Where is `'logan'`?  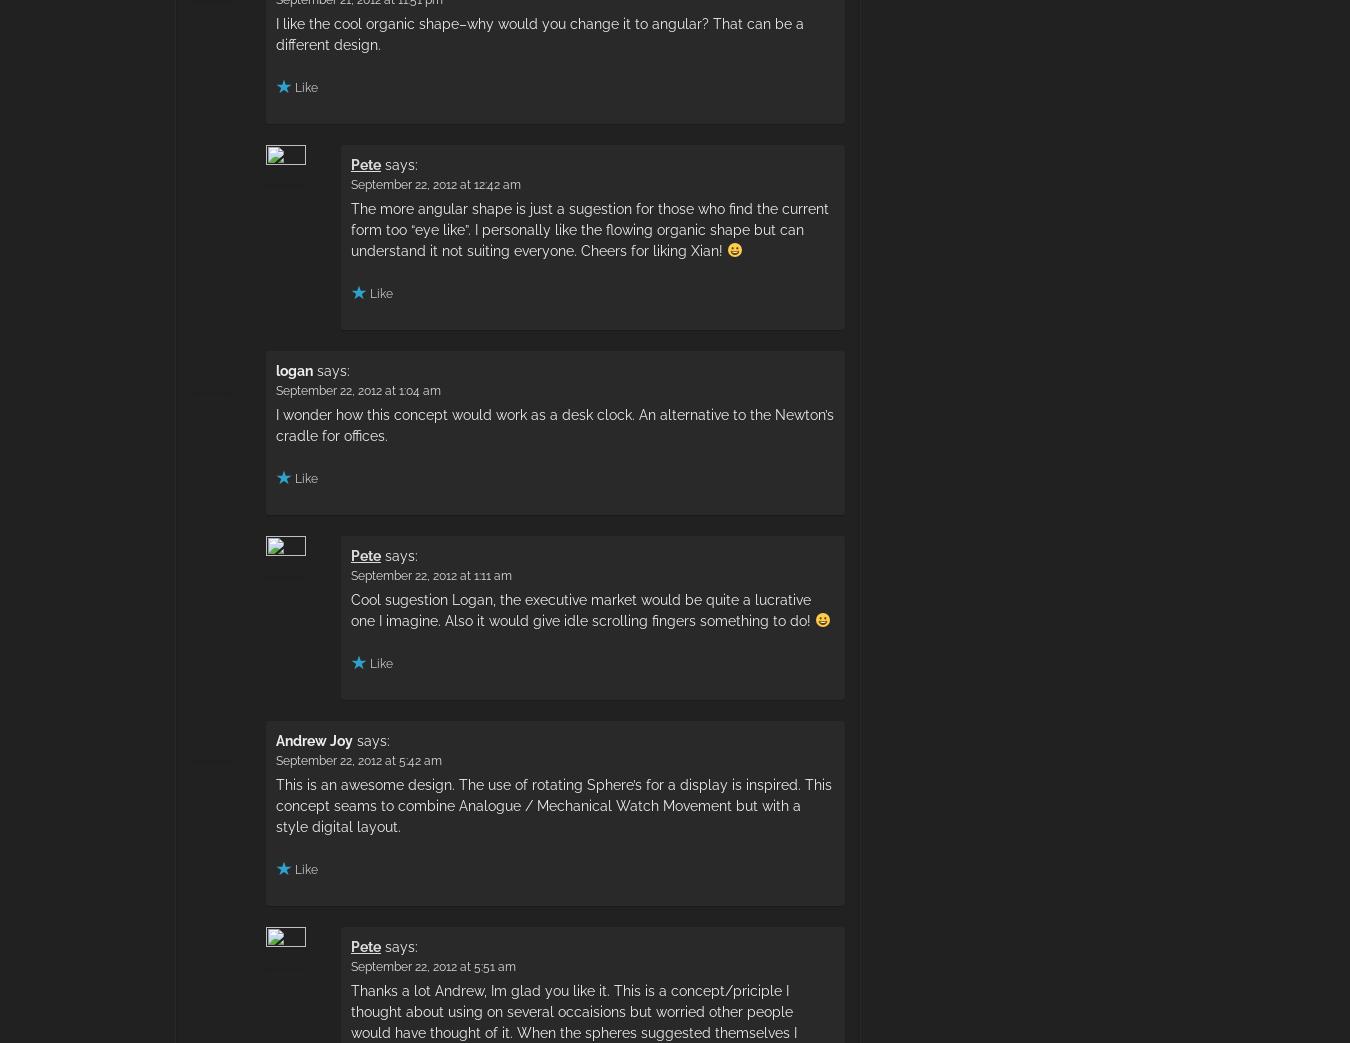
'logan' is located at coordinates (293, 368).